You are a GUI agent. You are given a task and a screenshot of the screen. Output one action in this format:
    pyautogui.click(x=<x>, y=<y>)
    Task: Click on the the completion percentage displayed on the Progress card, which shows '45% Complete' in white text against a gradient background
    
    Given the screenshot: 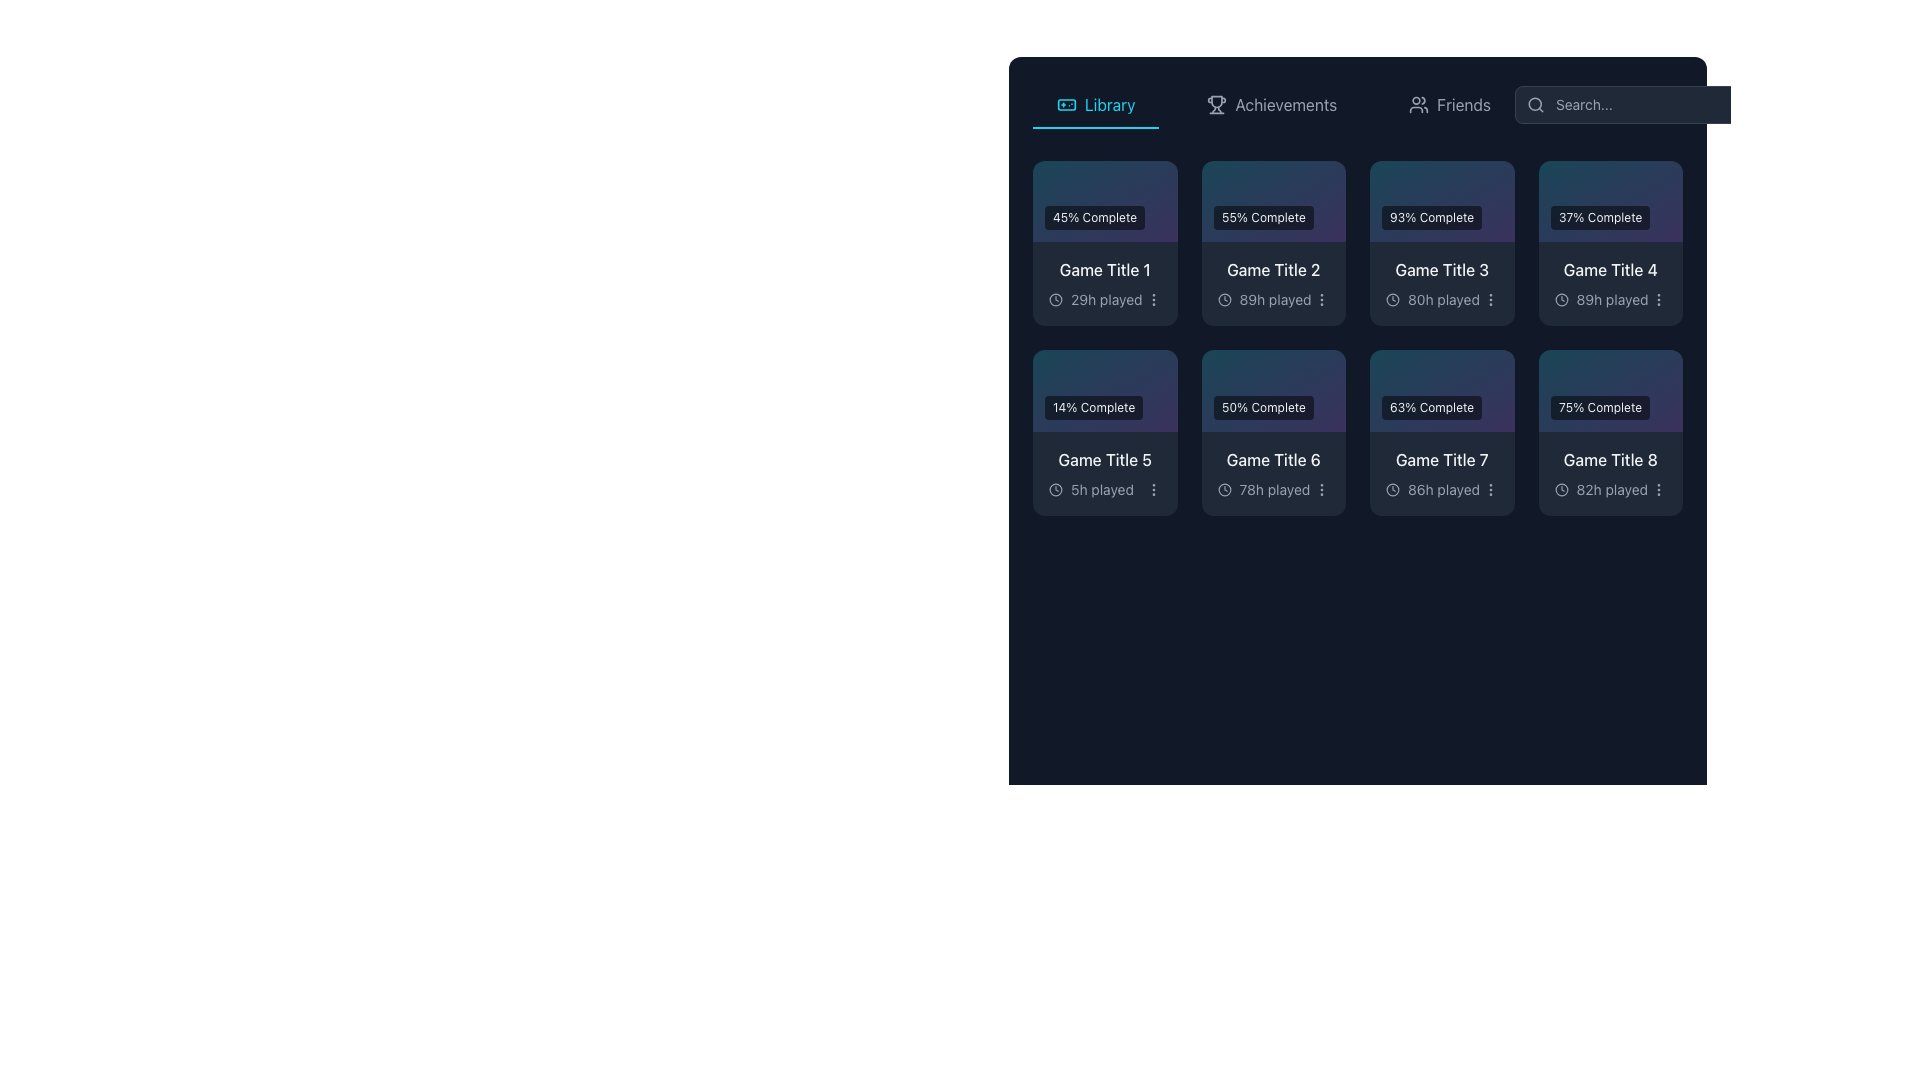 What is the action you would take?
    pyautogui.click(x=1104, y=201)
    